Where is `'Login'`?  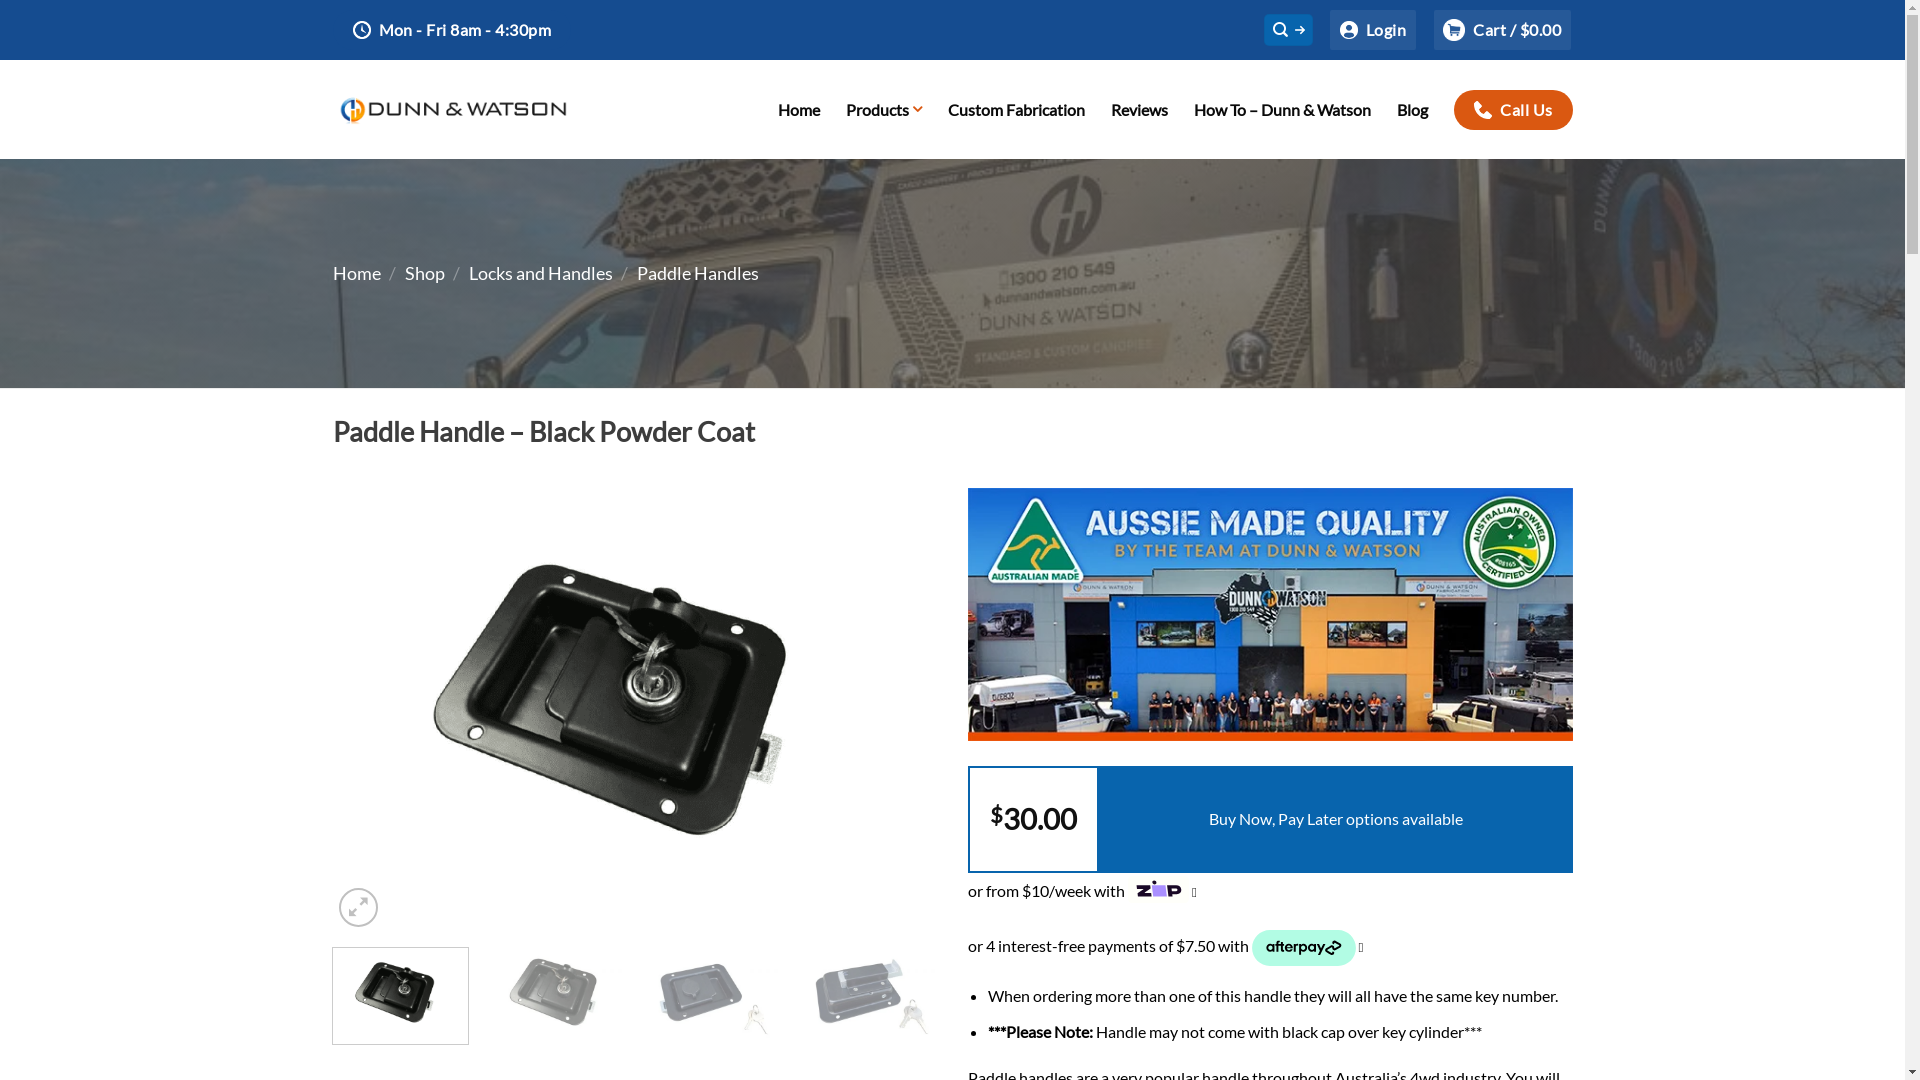 'Login' is located at coordinates (1371, 30).